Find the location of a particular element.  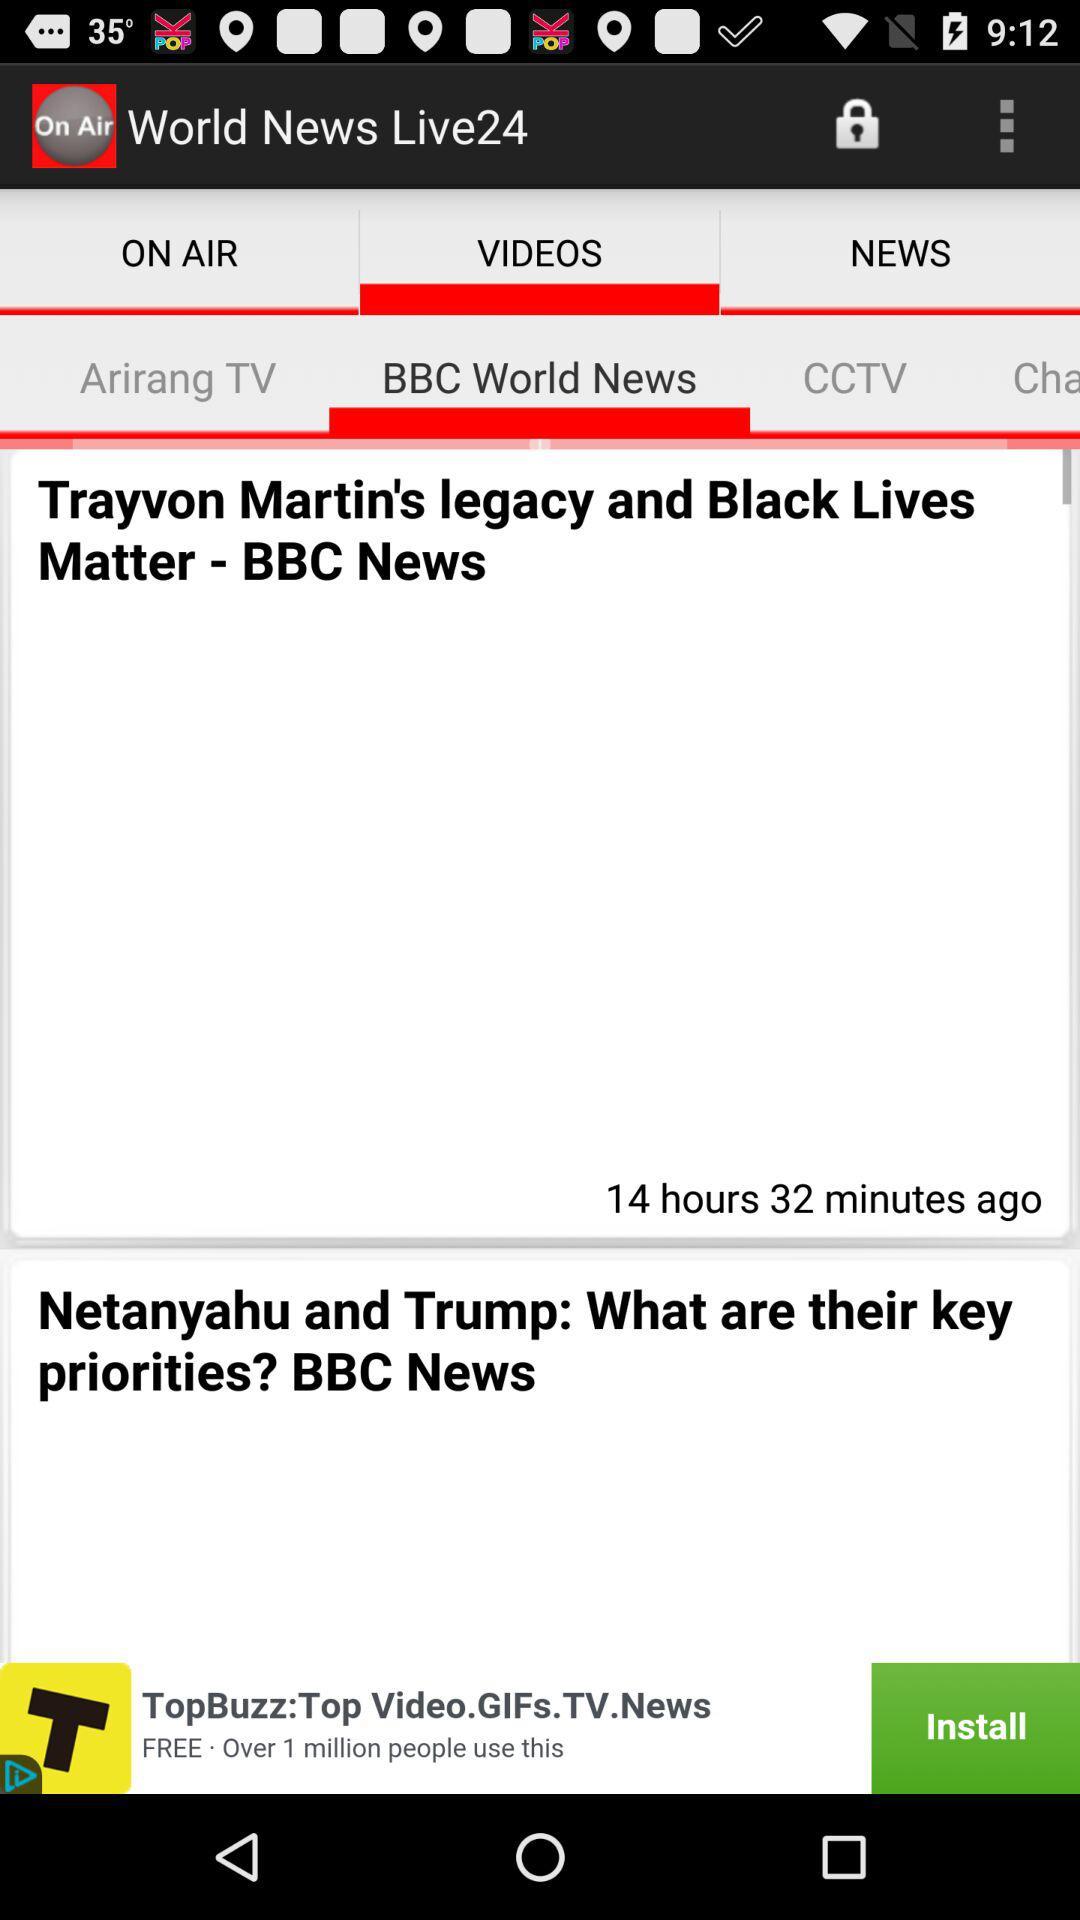

icon next to      arirang tv      item is located at coordinates (13, 376).